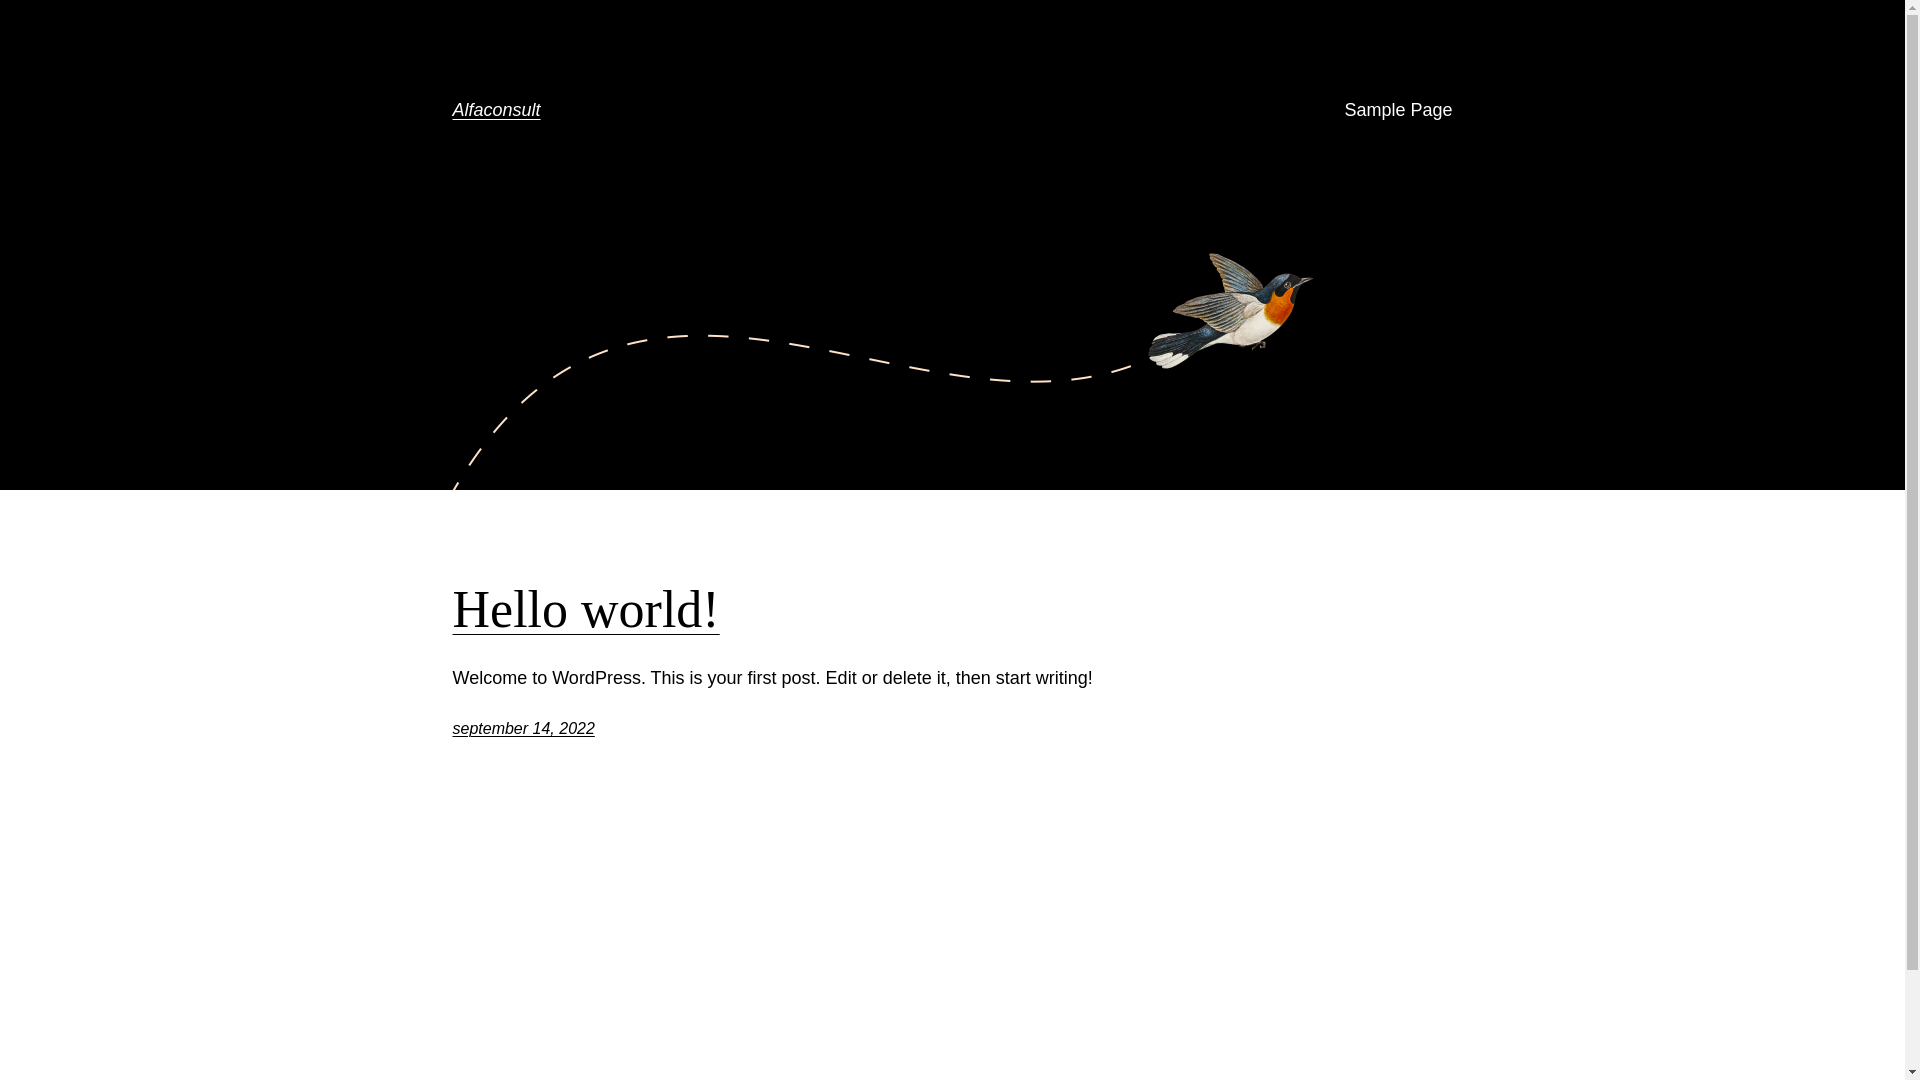 The image size is (1920, 1080). I want to click on 'Alfaconsult', so click(450, 110).